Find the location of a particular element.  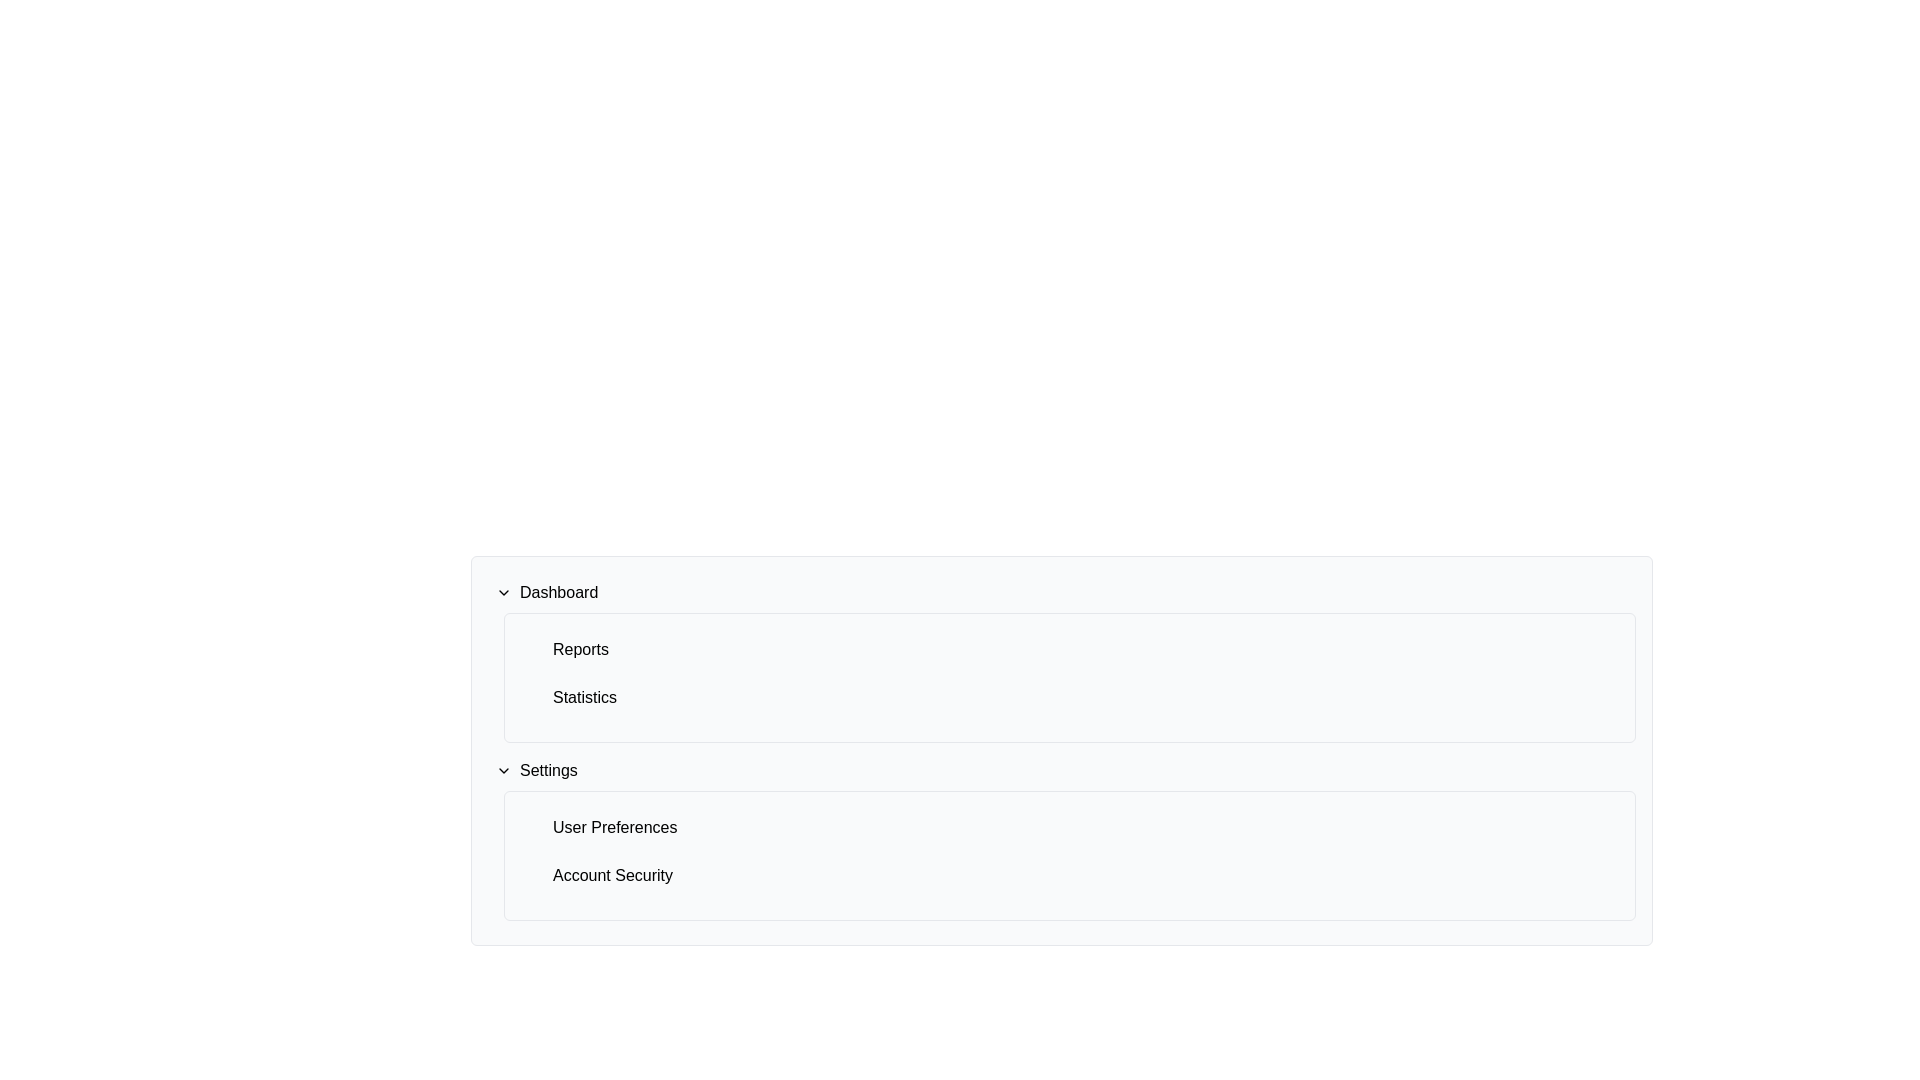

the 'User Preferences' text label is located at coordinates (614, 828).